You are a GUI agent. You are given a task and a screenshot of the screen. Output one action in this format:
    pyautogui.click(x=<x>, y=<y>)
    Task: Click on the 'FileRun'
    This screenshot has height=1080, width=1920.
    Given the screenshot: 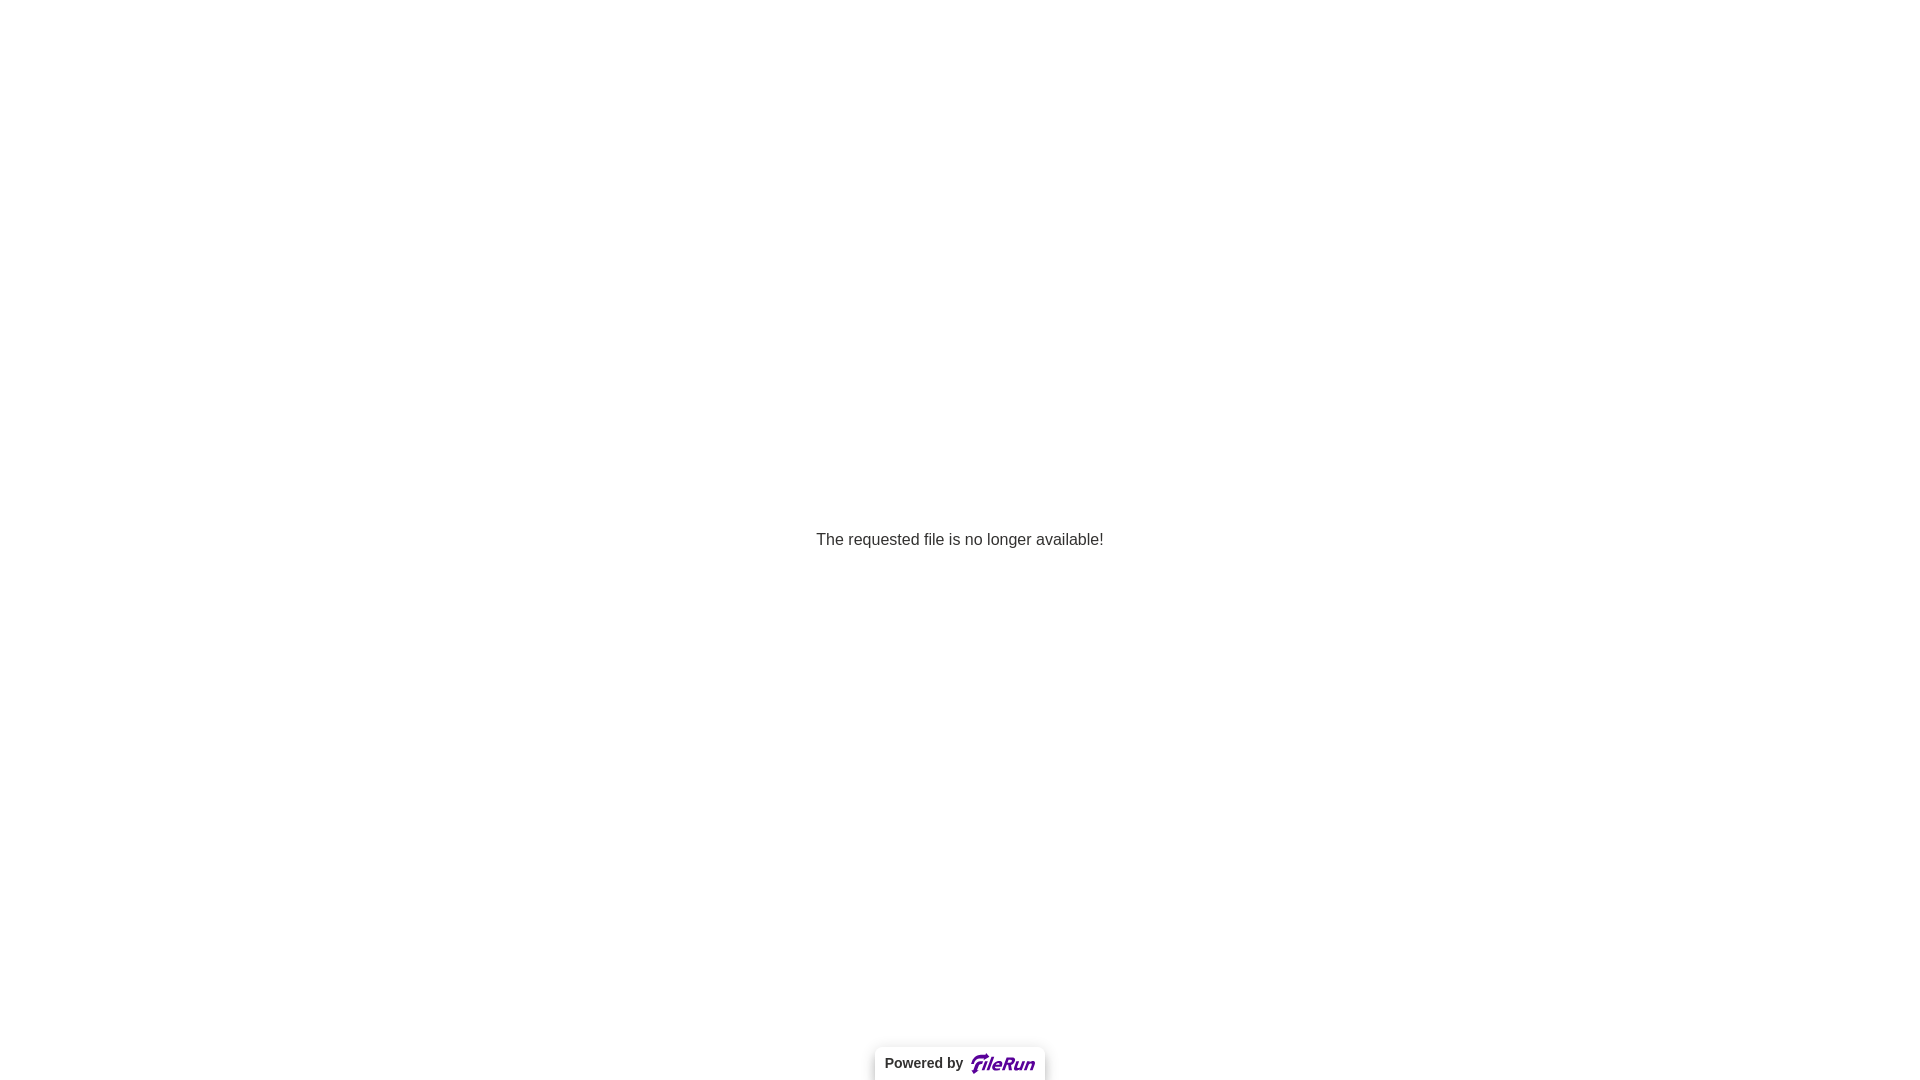 What is the action you would take?
    pyautogui.click(x=1003, y=1062)
    